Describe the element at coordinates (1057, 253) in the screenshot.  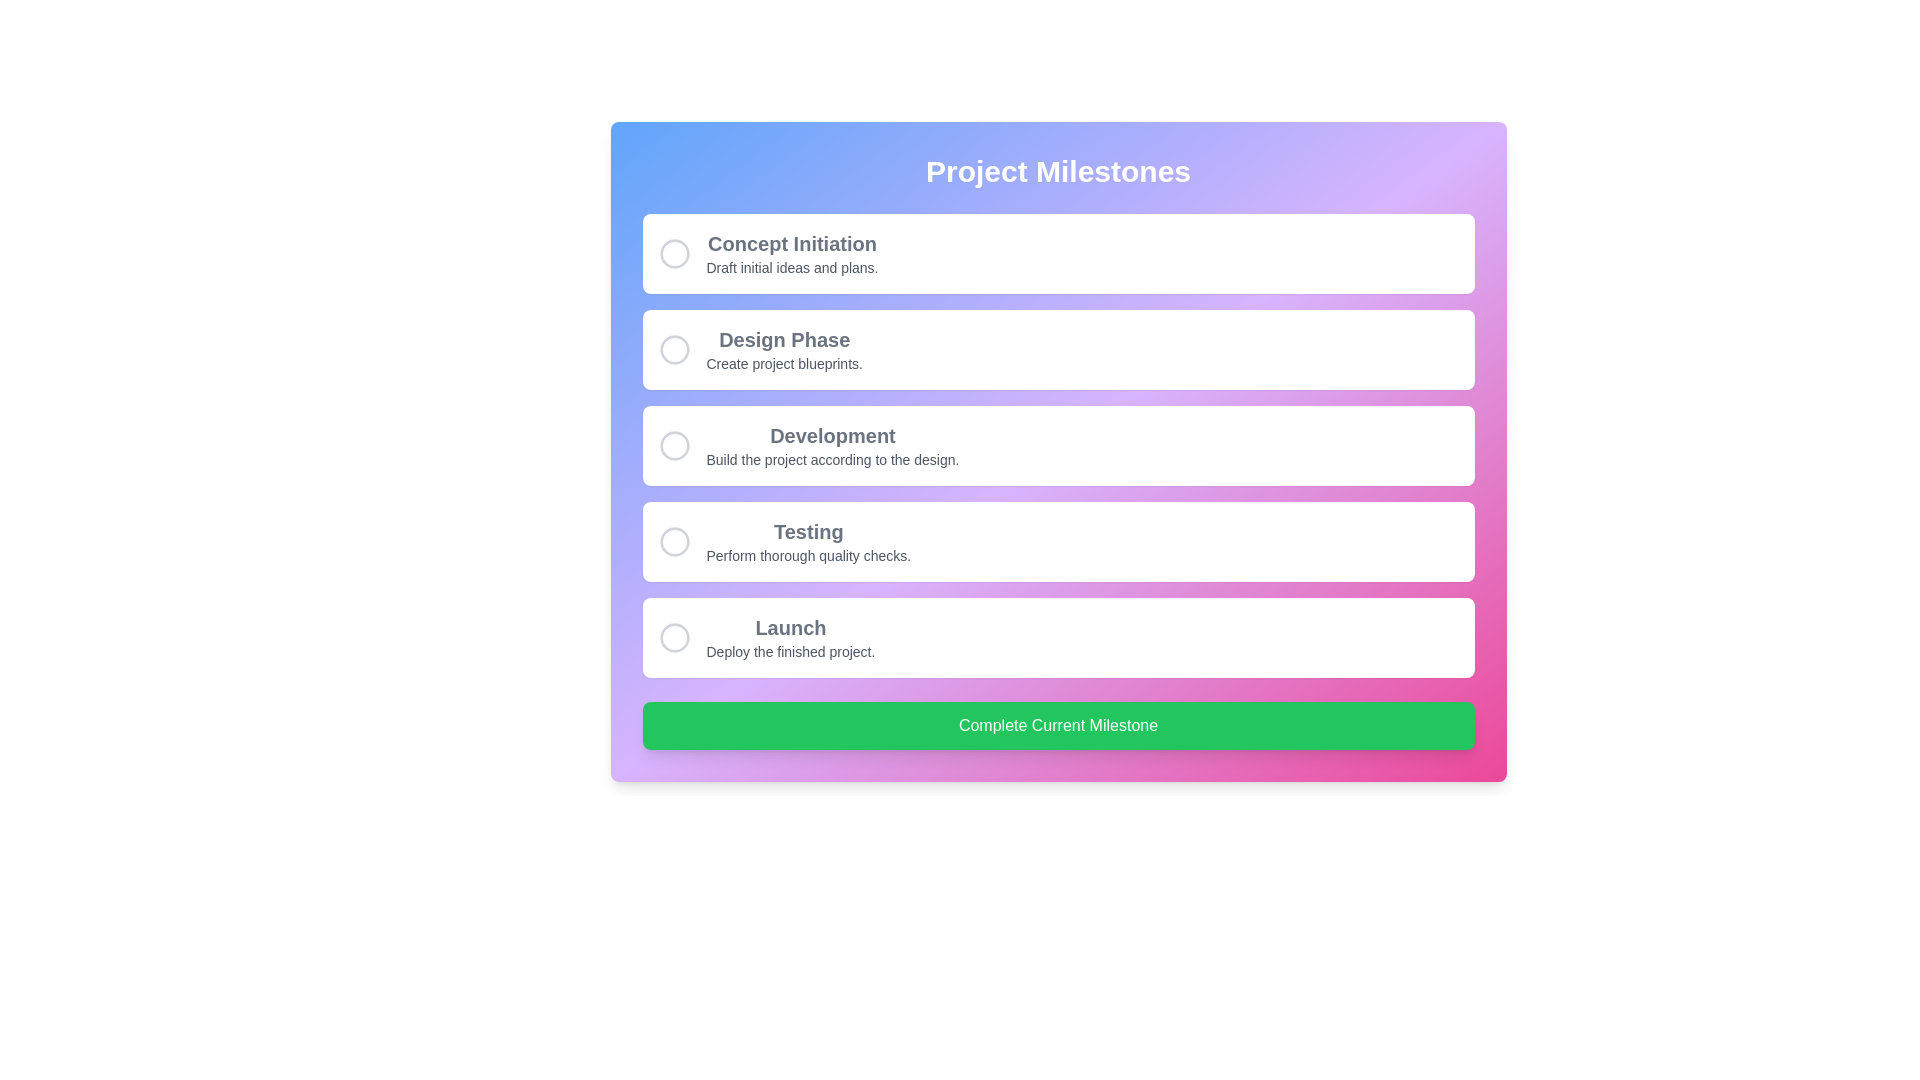
I see `the first list item representing the concept initiation stage in the project milestone tracker` at that location.